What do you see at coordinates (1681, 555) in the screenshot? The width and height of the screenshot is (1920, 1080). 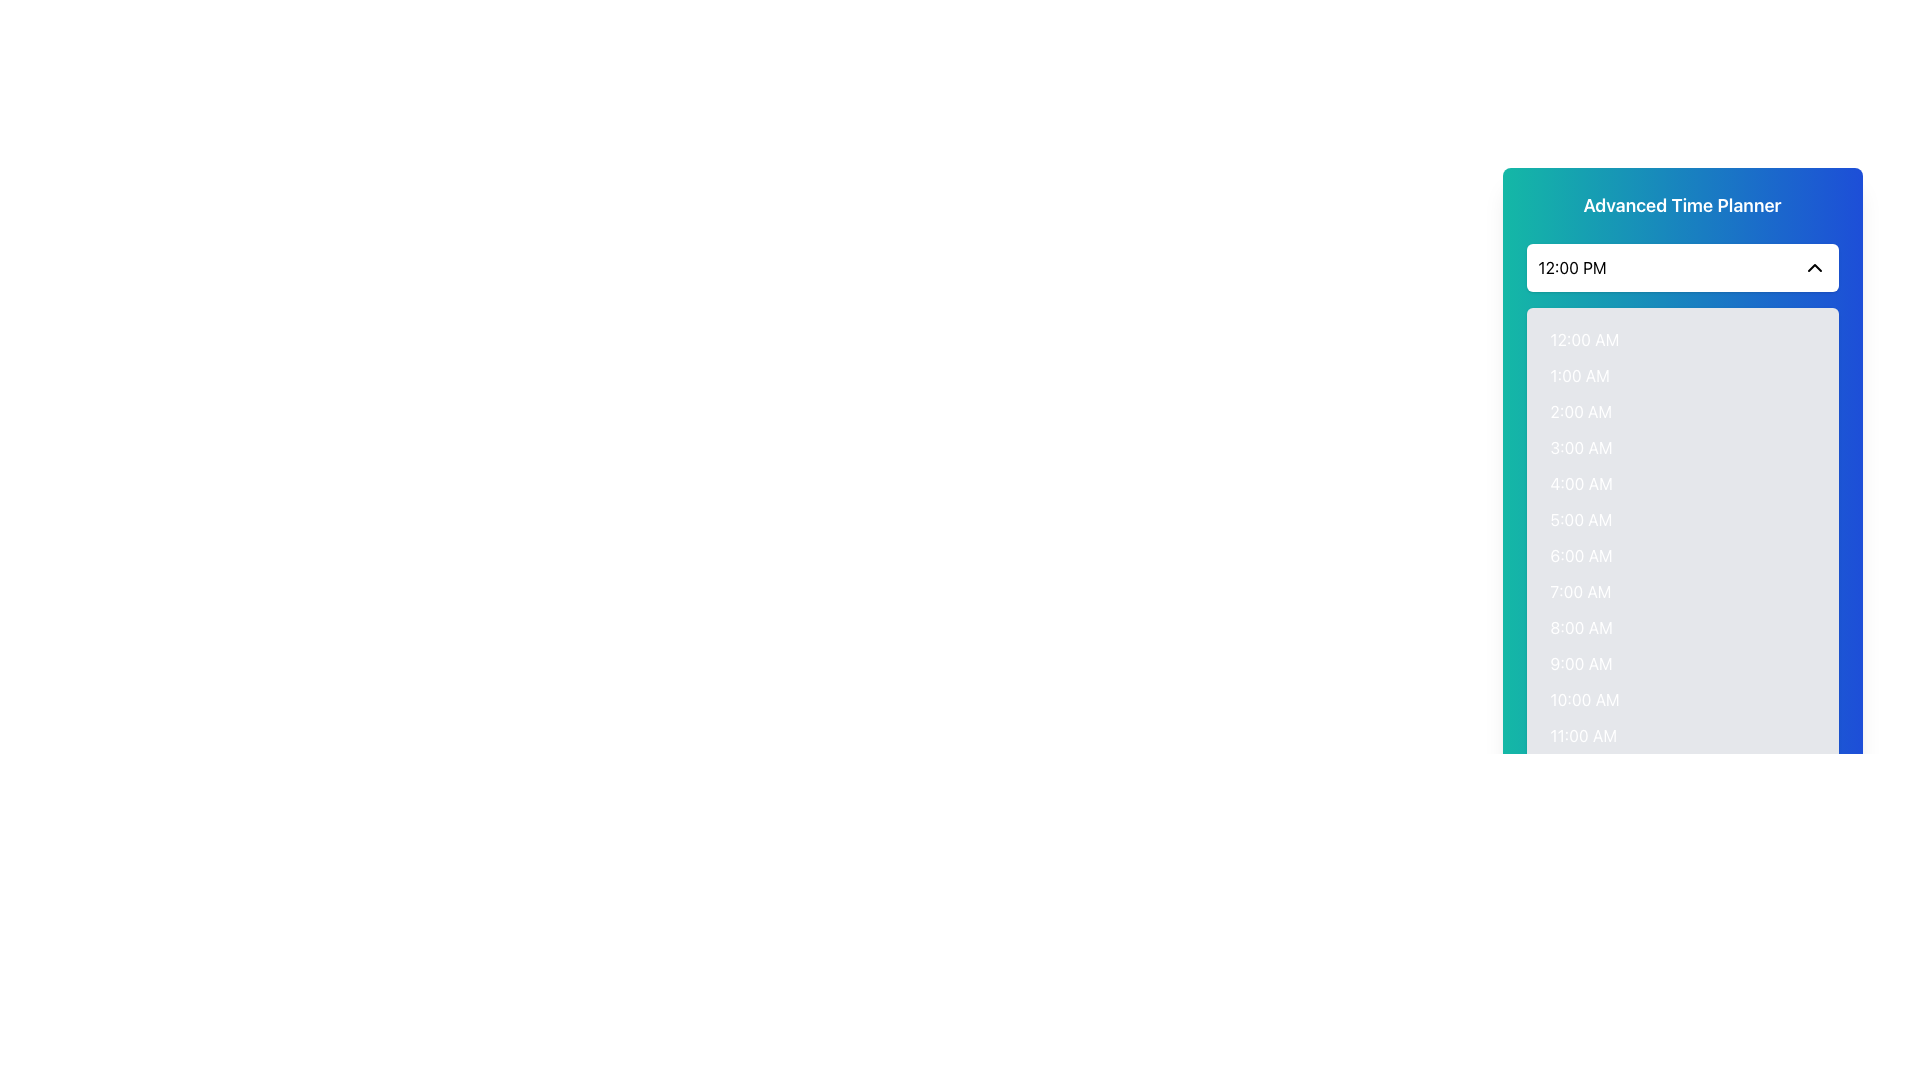 I see `the selectable list item for '6:00 AM', which is the seventh item in the list positioned between '5:00 AM' and '7:00 AM'` at bounding box center [1681, 555].